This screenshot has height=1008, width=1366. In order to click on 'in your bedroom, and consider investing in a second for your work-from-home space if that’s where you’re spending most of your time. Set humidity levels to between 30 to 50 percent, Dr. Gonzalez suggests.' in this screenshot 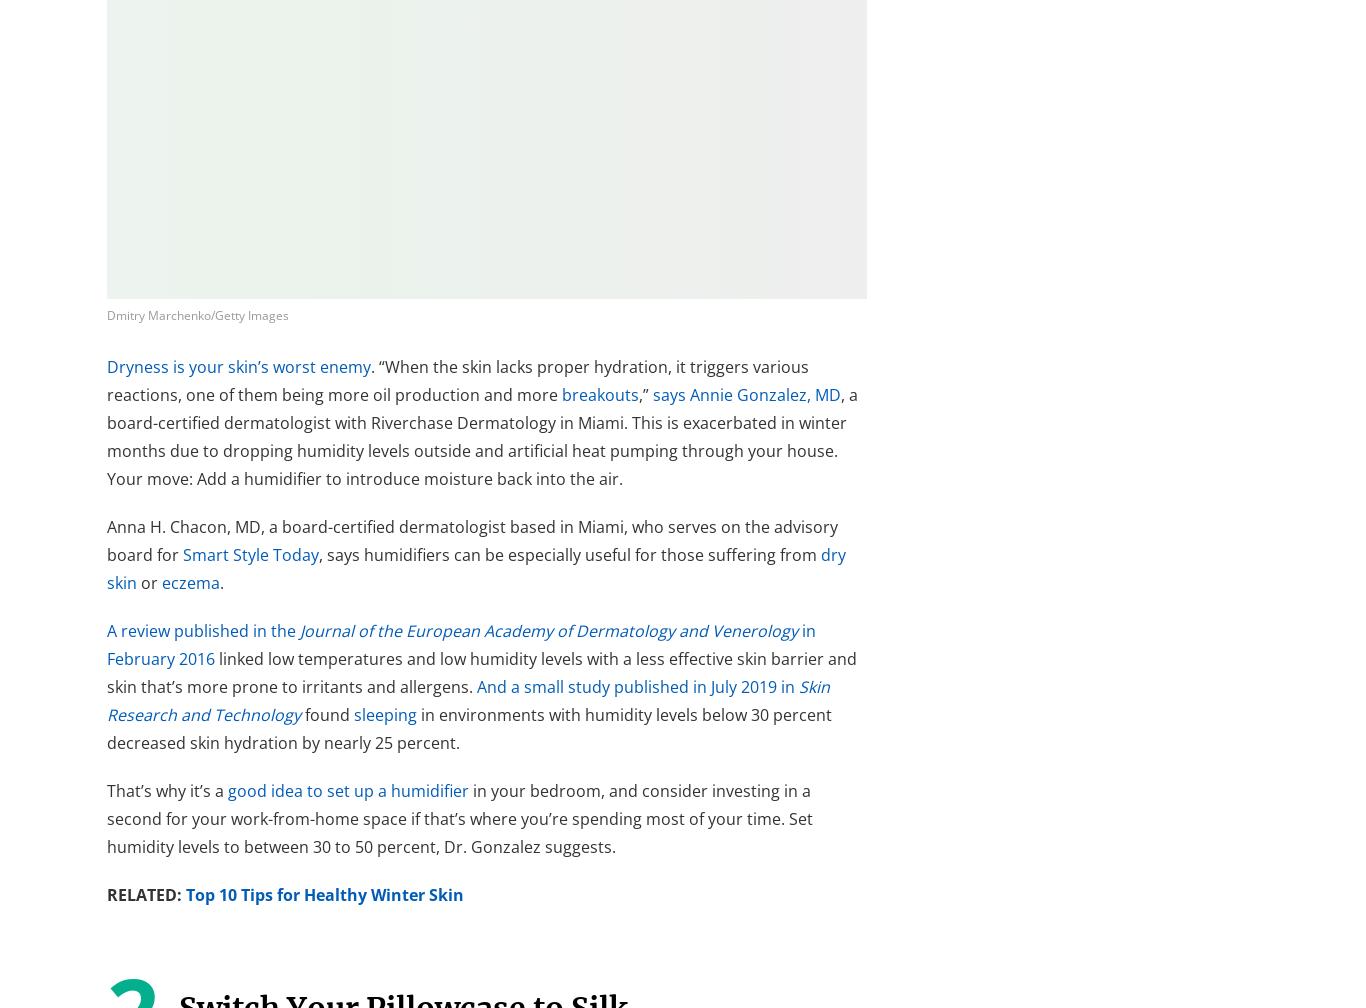, I will do `click(459, 819)`.